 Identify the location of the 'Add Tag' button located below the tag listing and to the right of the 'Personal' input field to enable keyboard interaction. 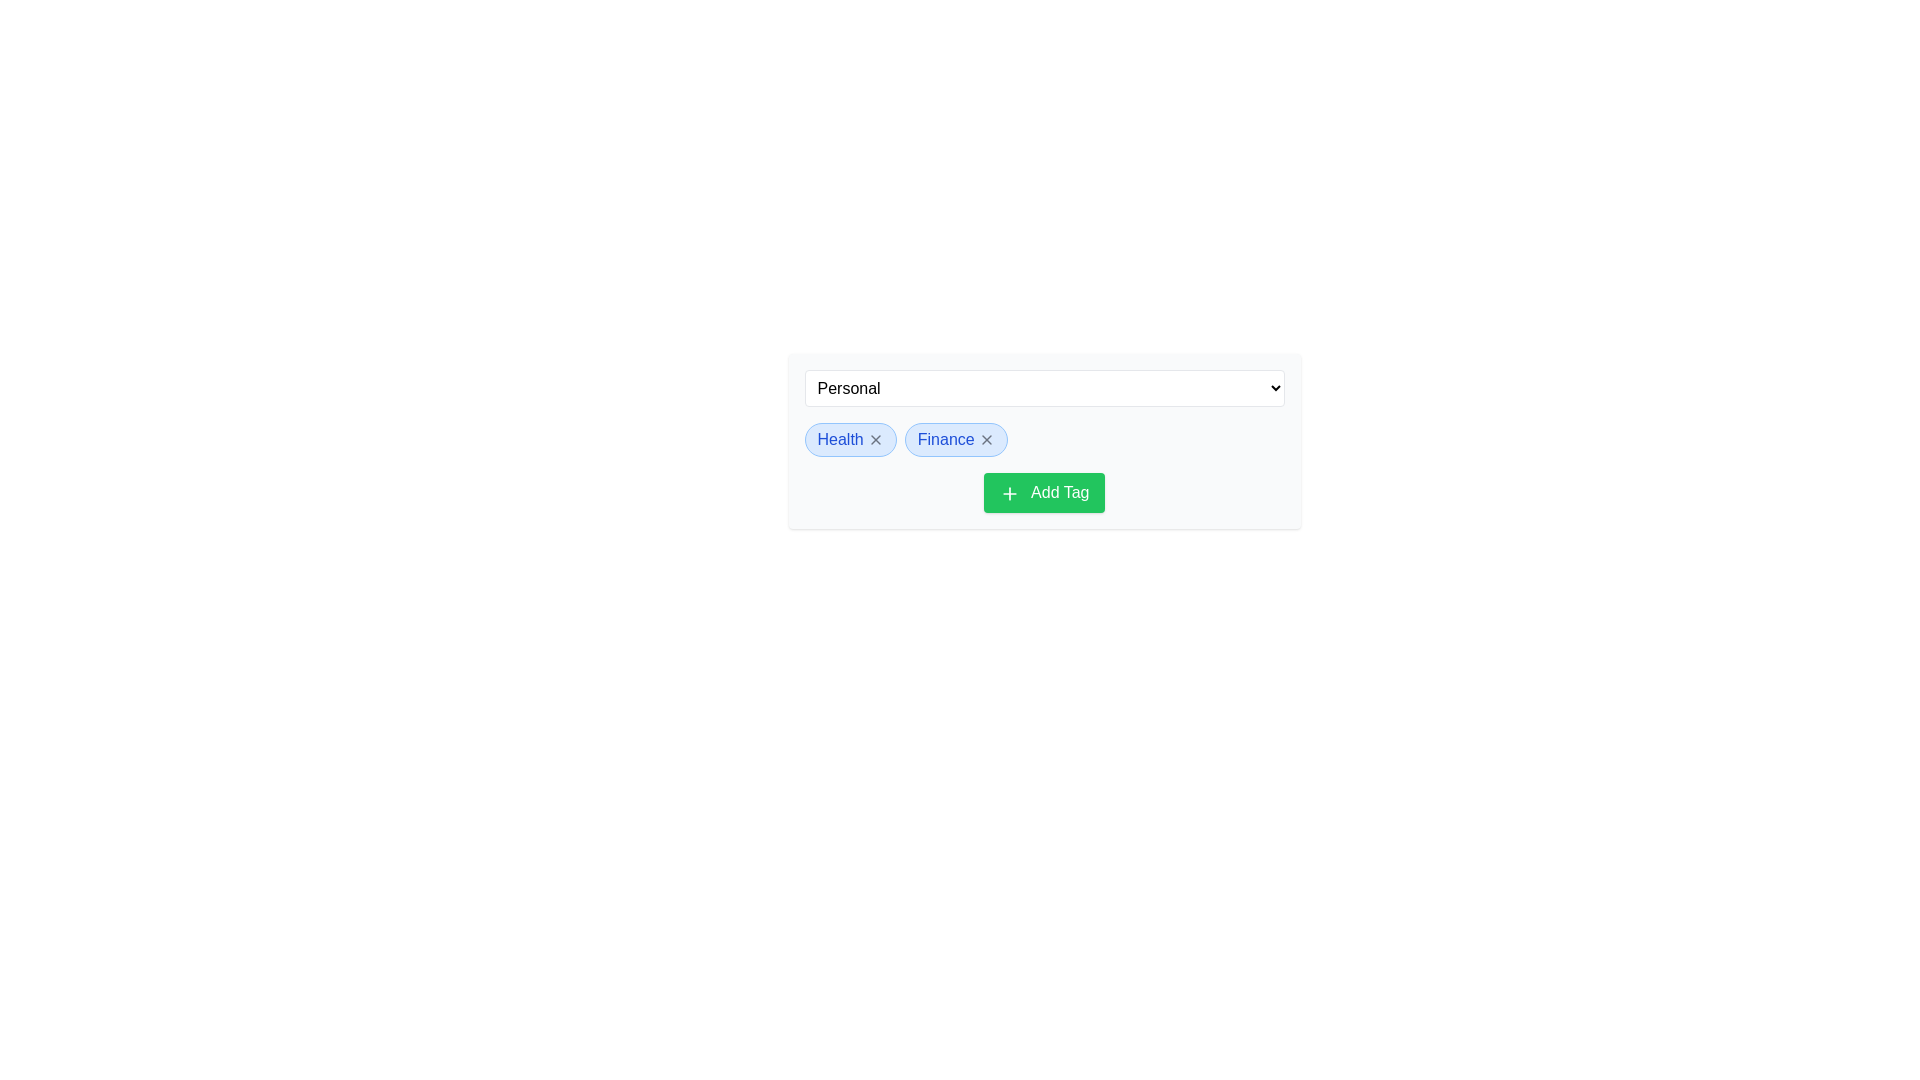
(1043, 493).